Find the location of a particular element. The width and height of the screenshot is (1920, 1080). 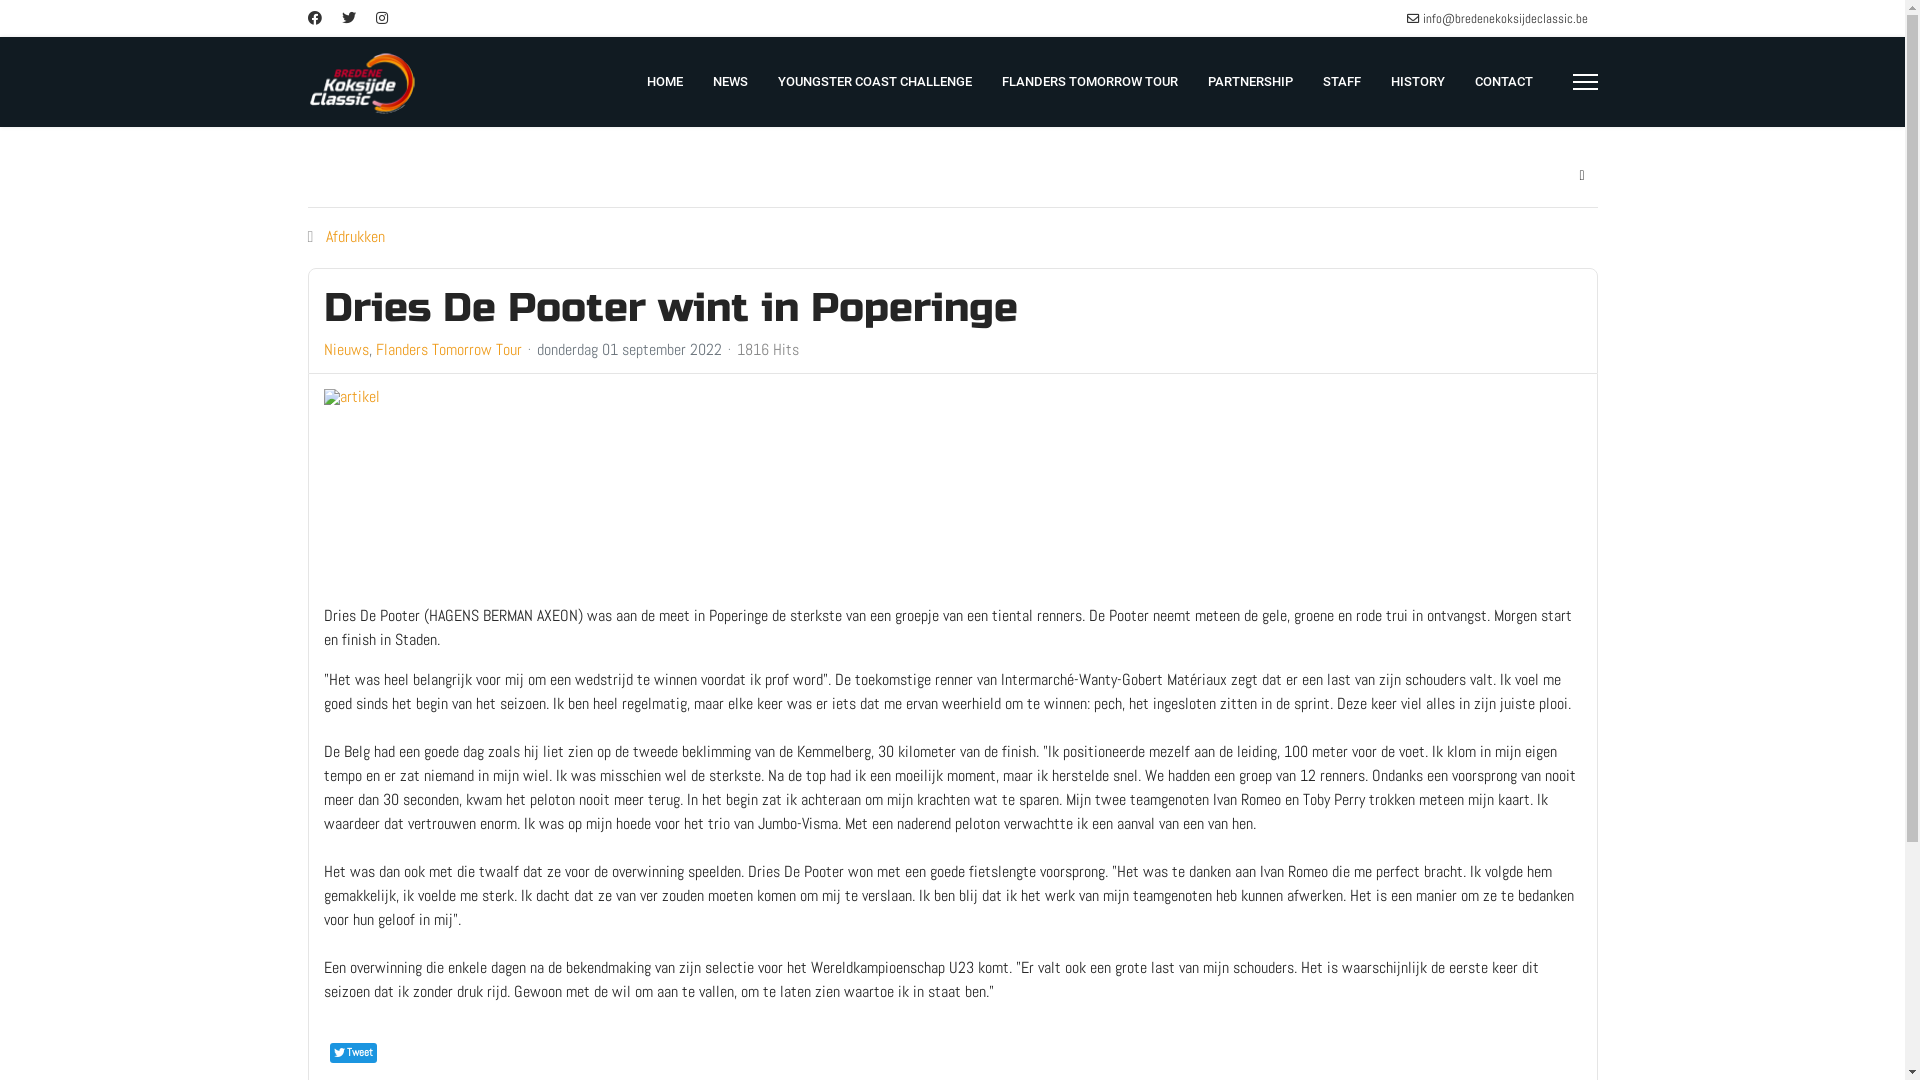

'PARTNERSHIP' is located at coordinates (1248, 80).